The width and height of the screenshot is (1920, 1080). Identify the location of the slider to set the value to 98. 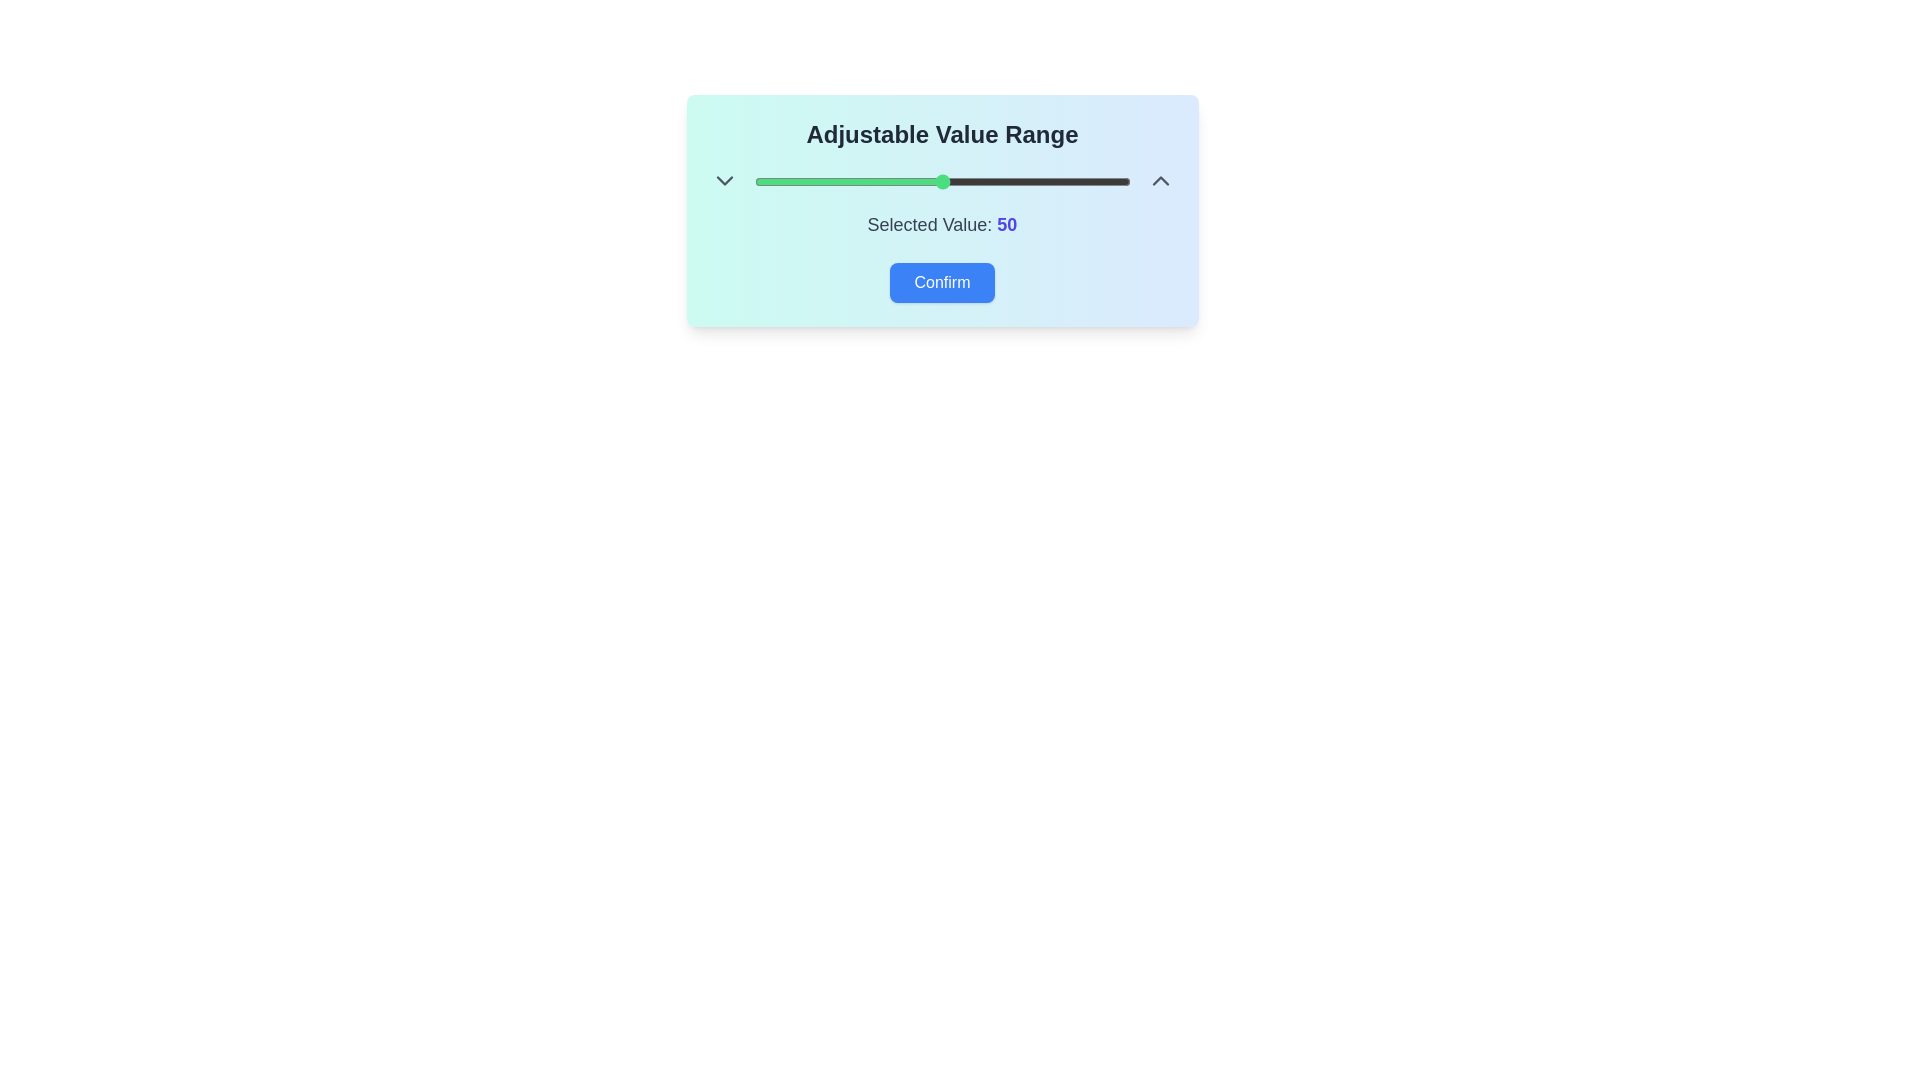
(1123, 181).